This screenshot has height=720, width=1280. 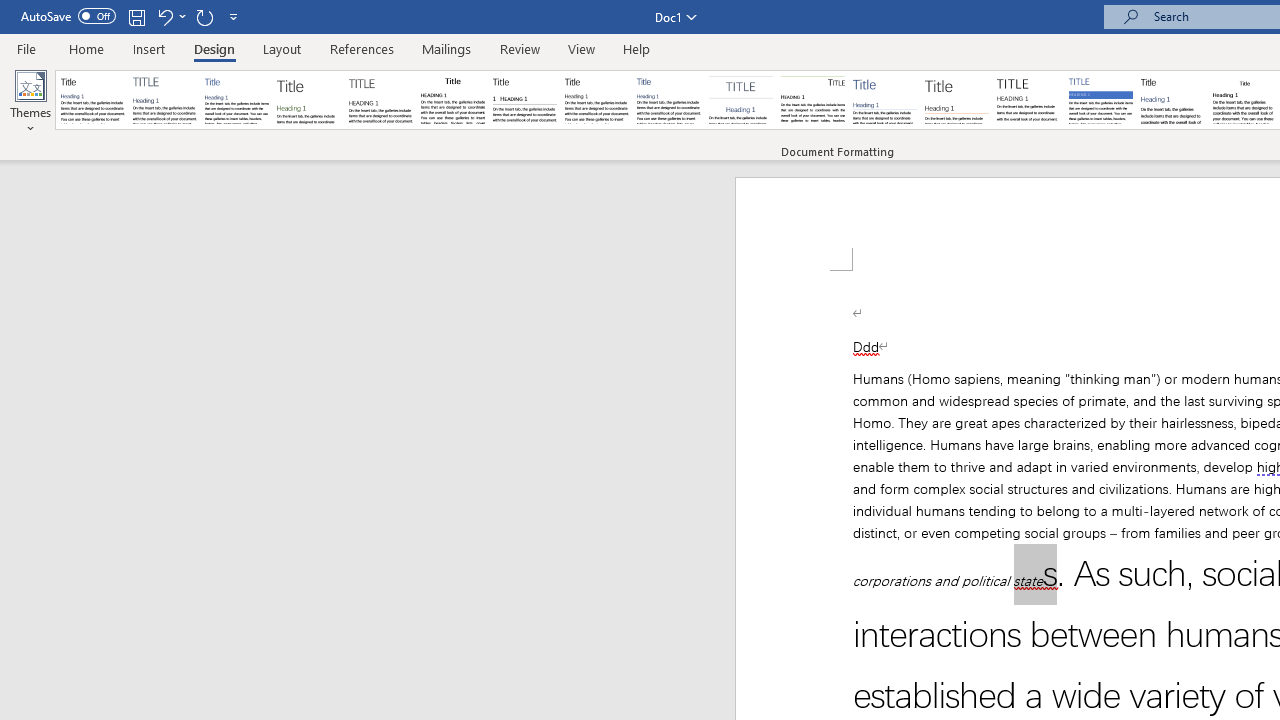 What do you see at coordinates (148, 48) in the screenshot?
I see `'Insert'` at bounding box center [148, 48].